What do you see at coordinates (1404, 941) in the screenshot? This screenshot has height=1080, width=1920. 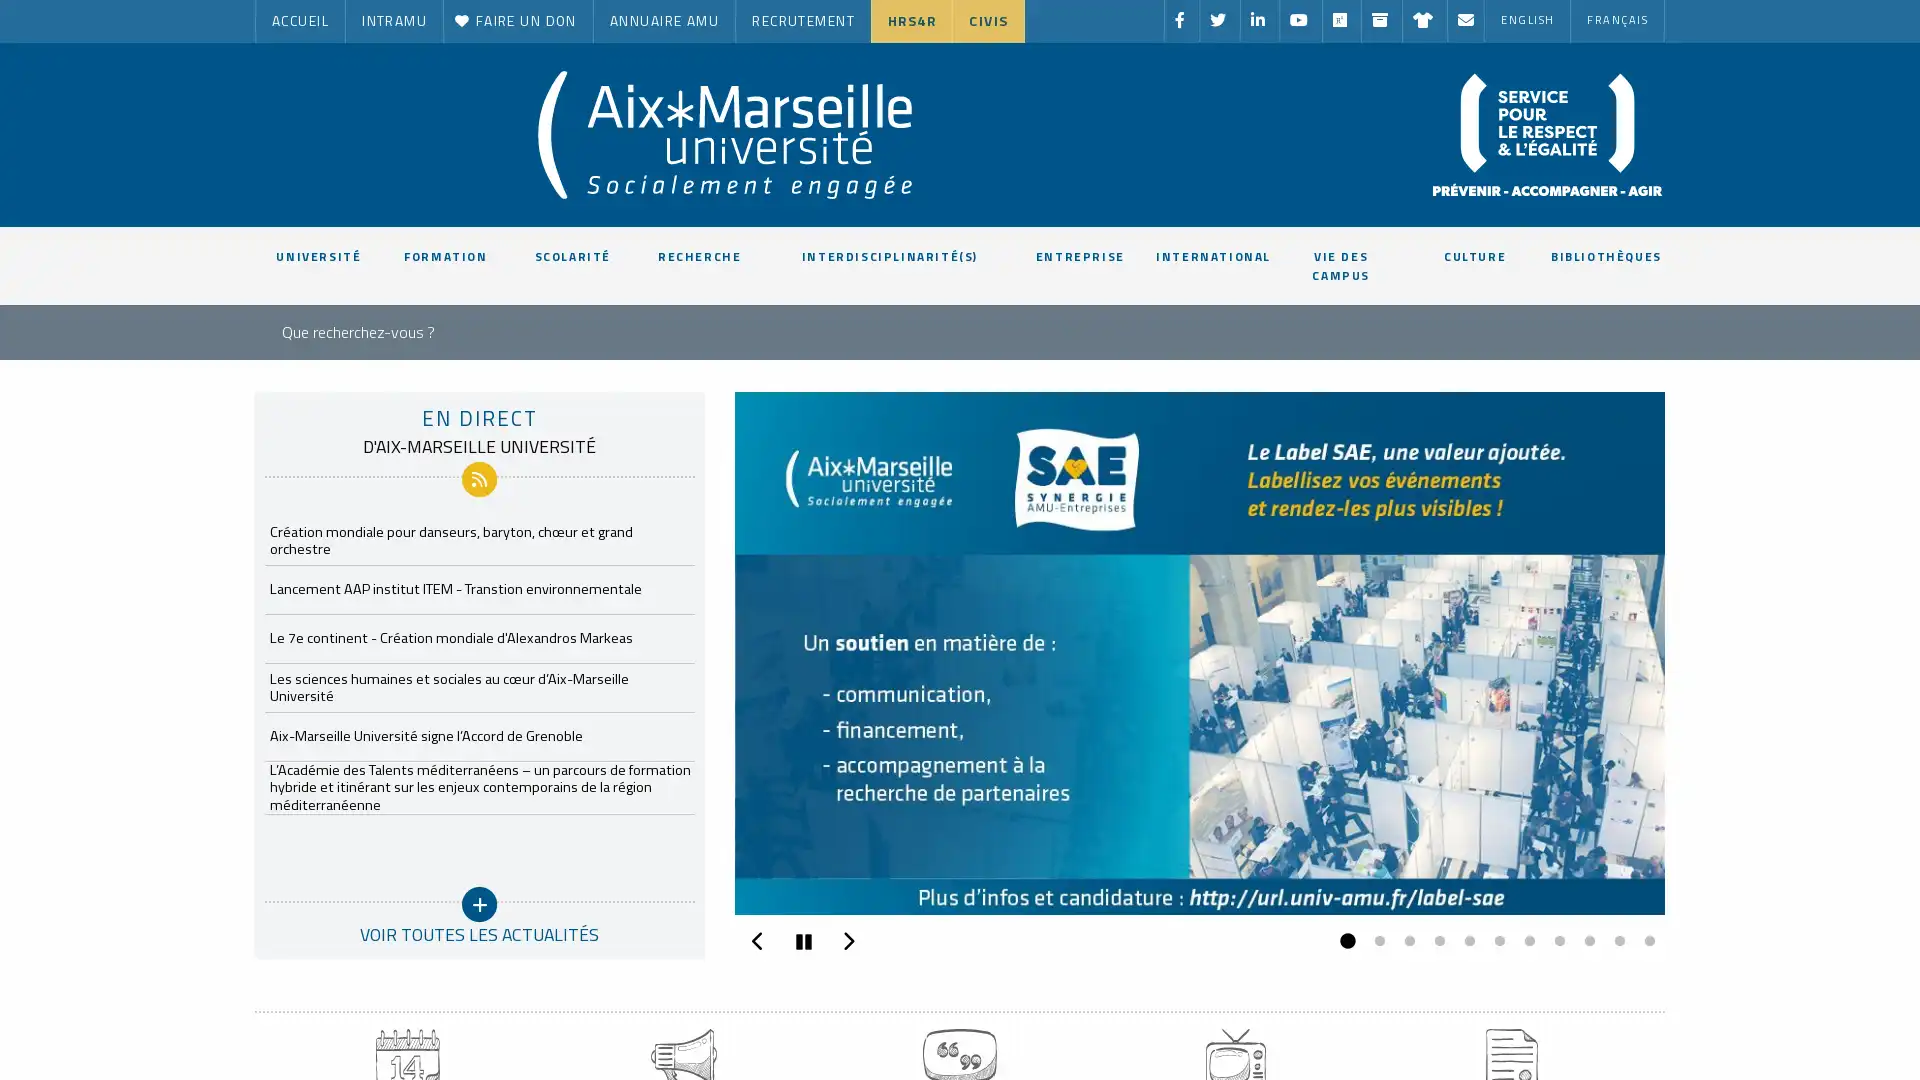 I see `Go to slide 3` at bounding box center [1404, 941].